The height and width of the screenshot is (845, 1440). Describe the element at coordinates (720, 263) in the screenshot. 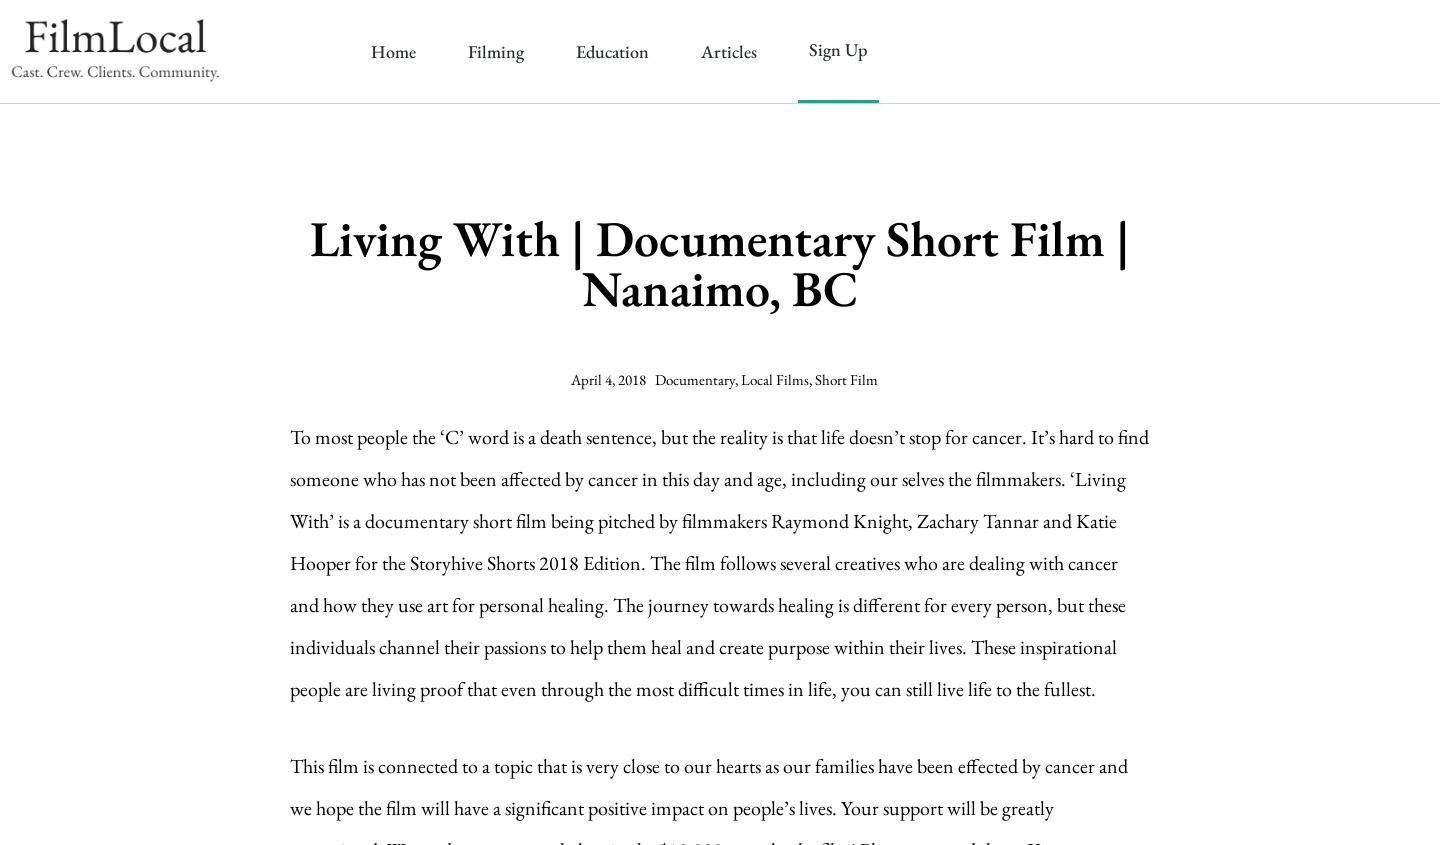

I see `'Living With | Documentary Short Film | Nanaimo, BC'` at that location.